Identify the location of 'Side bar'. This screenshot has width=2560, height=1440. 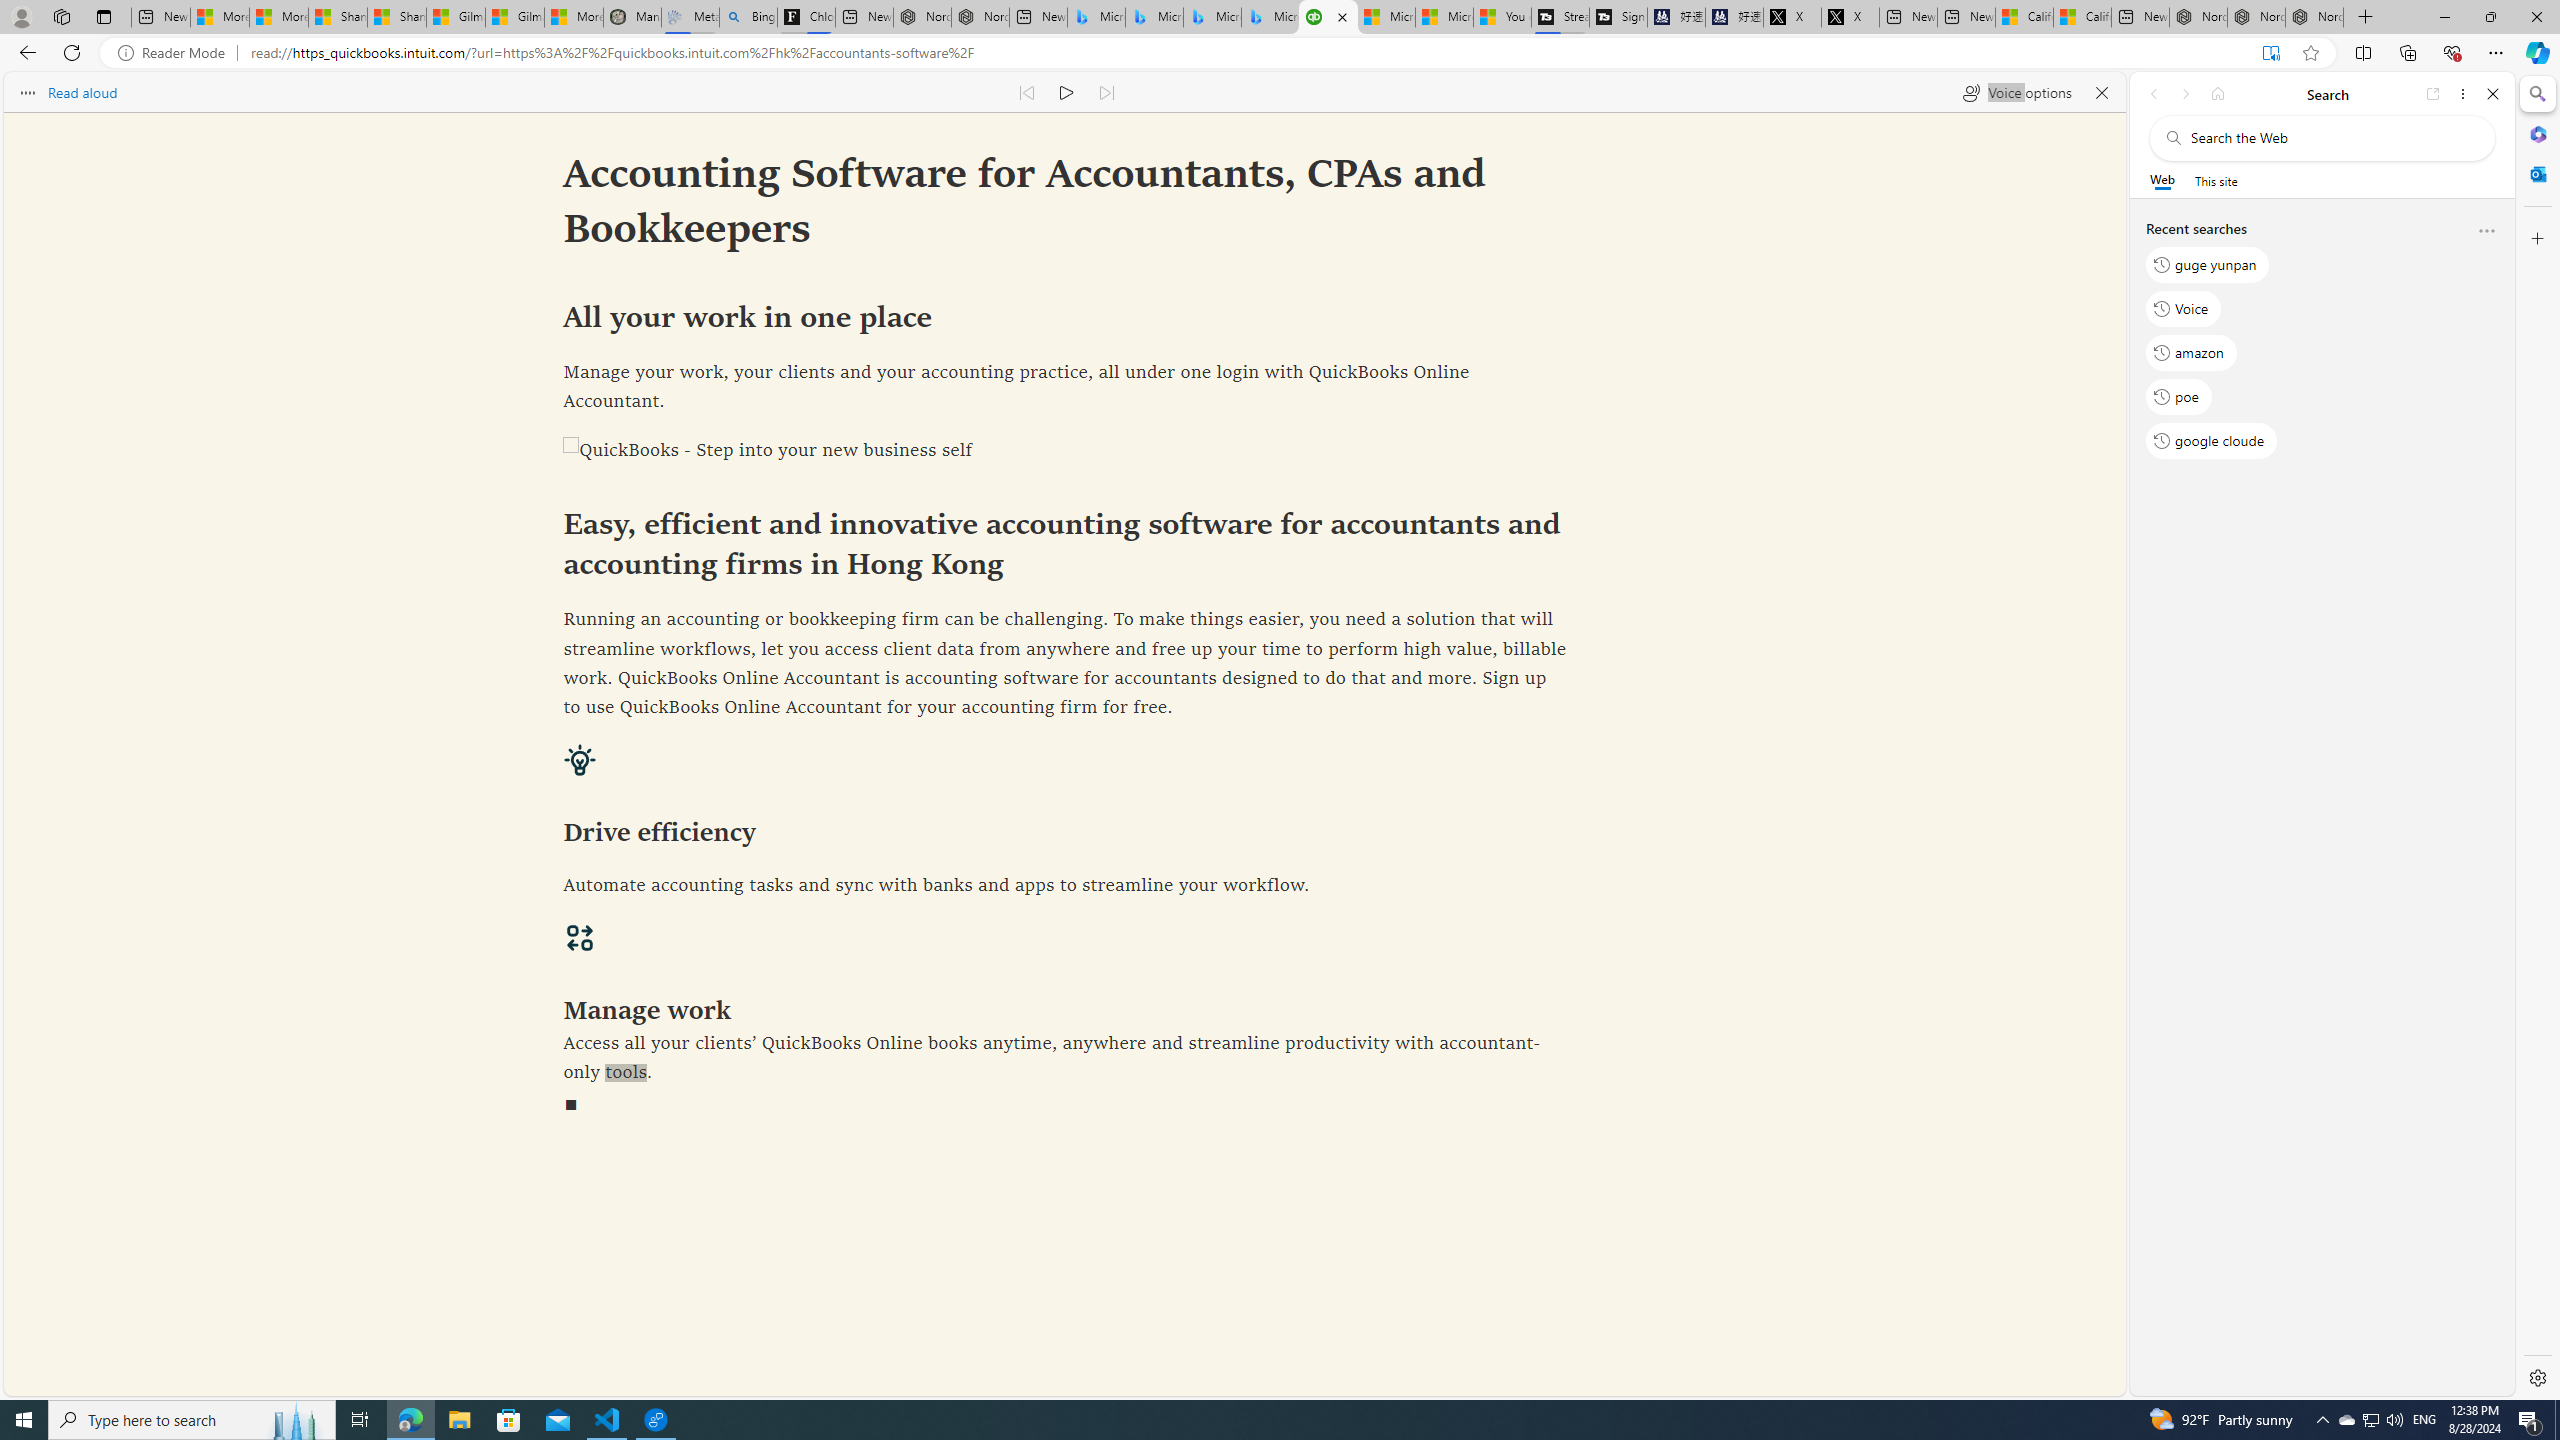
(2537, 735).